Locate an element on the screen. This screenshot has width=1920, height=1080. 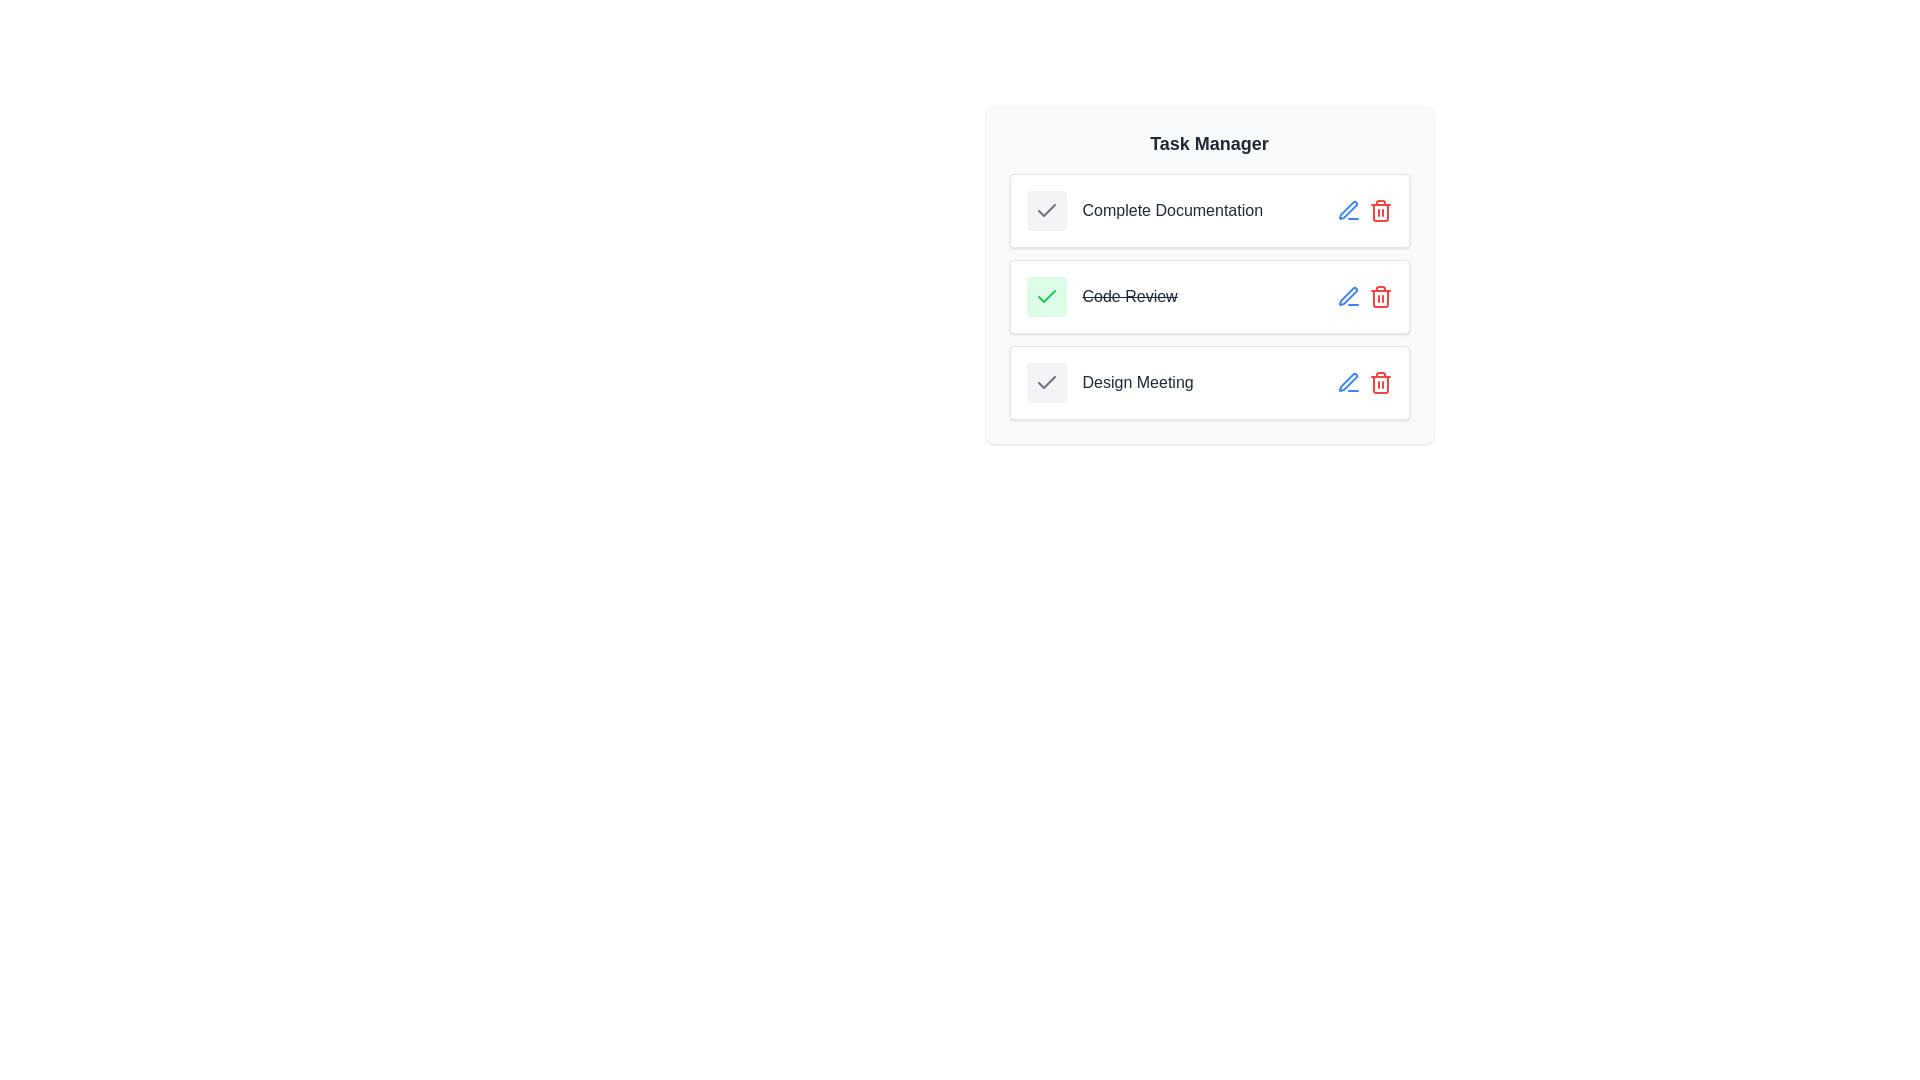
the static text label in the third row of the task list, which serves as a title for the corresponding task item is located at coordinates (1138, 382).